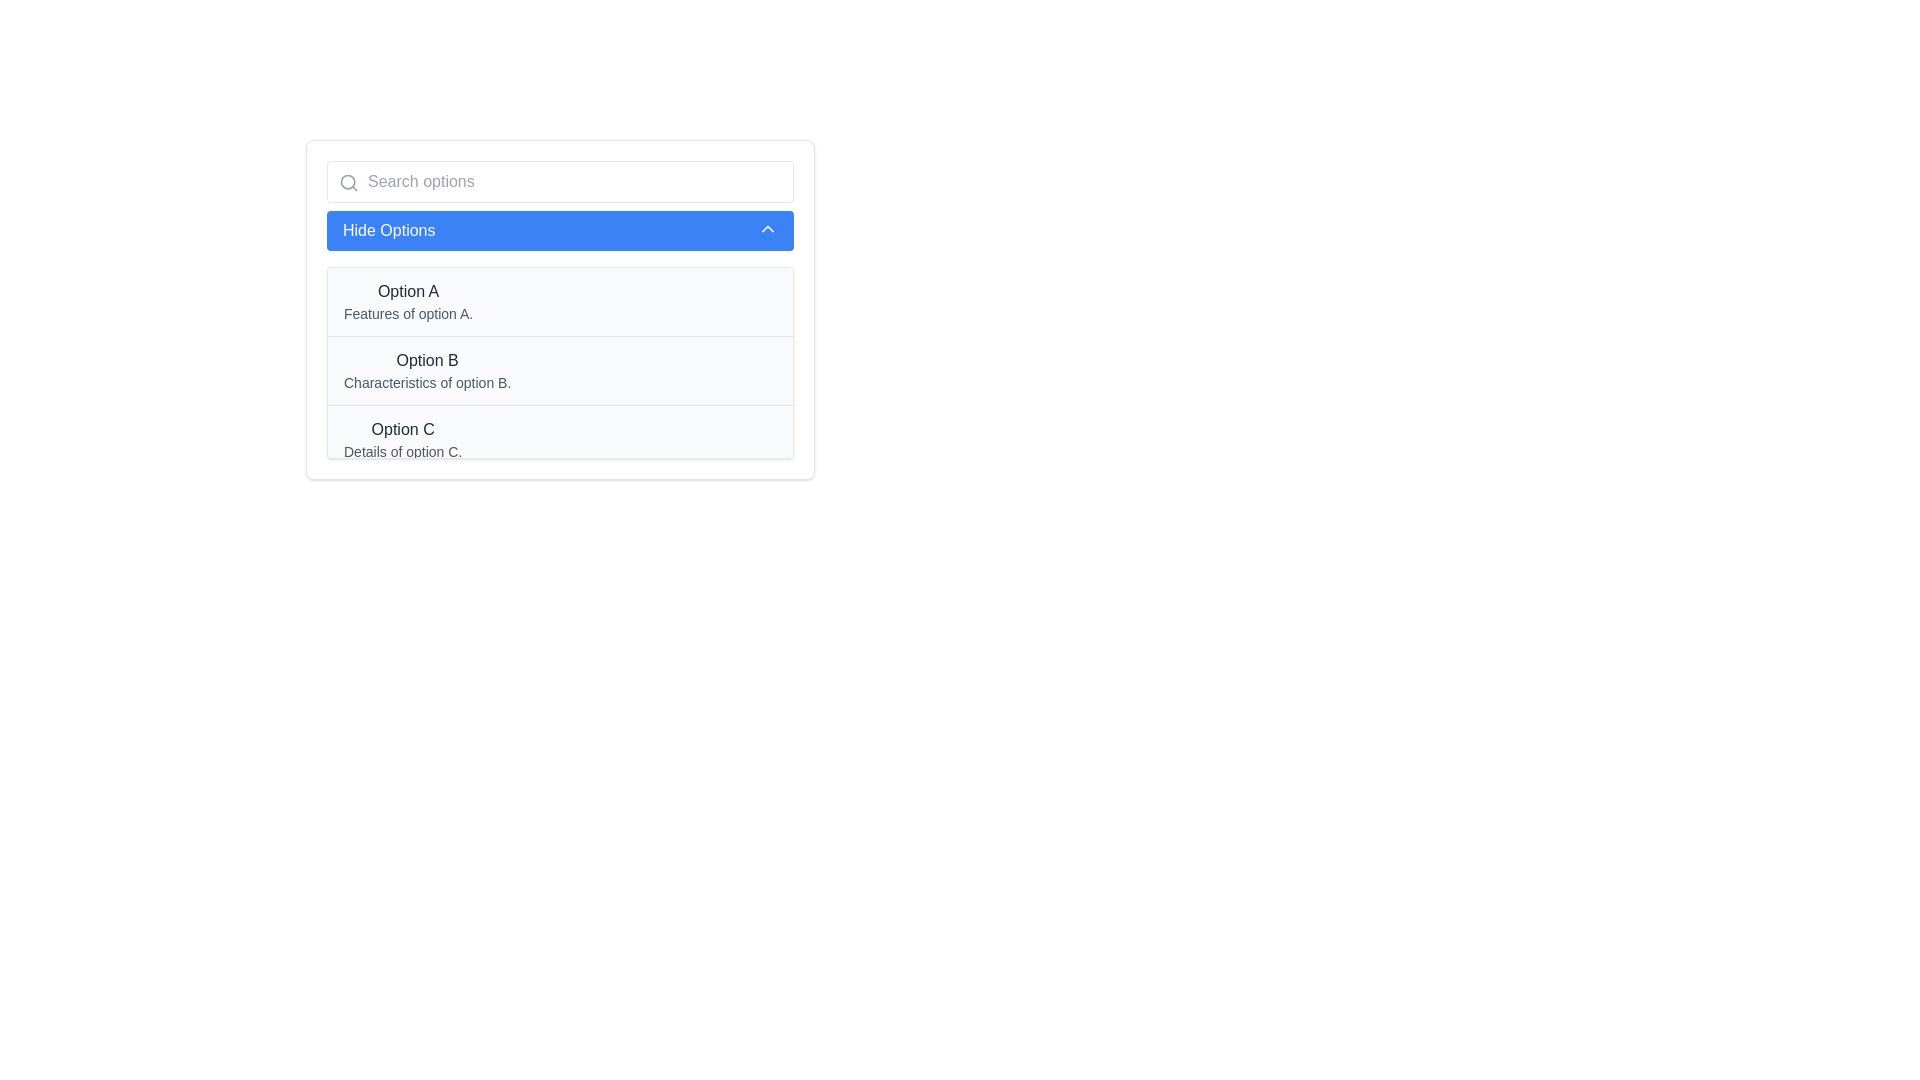 The height and width of the screenshot is (1080, 1920). What do you see at coordinates (349, 182) in the screenshot?
I see `the black magnifying glass icon representing the search action, located inside the input field labeled 'Search options'` at bounding box center [349, 182].